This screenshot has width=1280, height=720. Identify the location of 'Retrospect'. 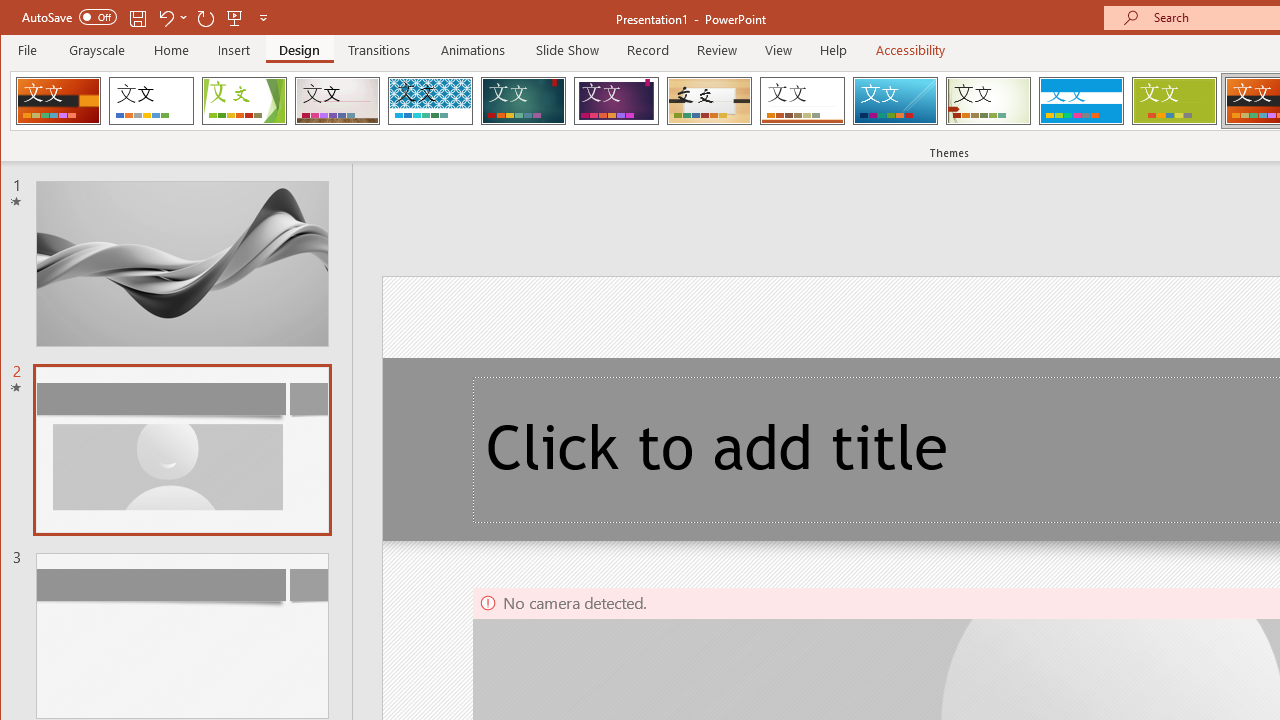
(802, 100).